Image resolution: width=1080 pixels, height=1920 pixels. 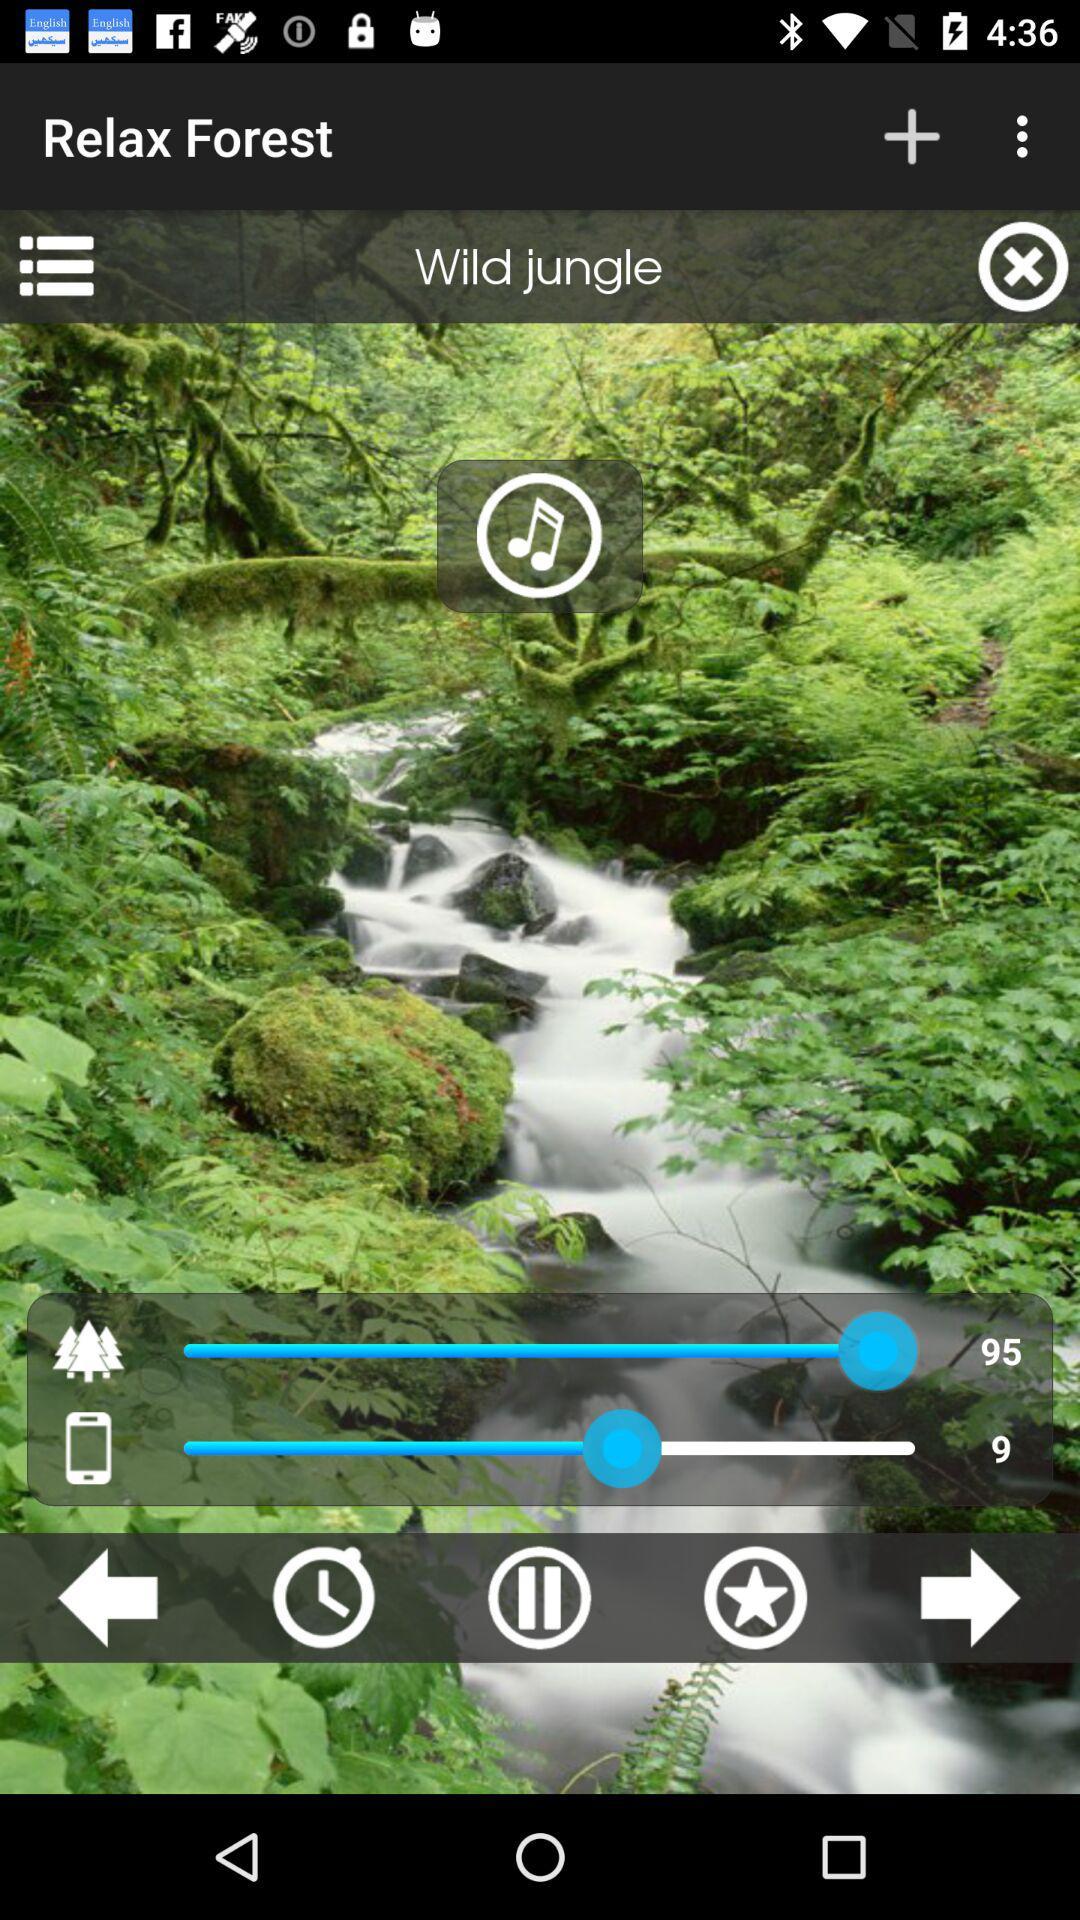 What do you see at coordinates (55, 265) in the screenshot?
I see `app next to the wild jungle` at bounding box center [55, 265].